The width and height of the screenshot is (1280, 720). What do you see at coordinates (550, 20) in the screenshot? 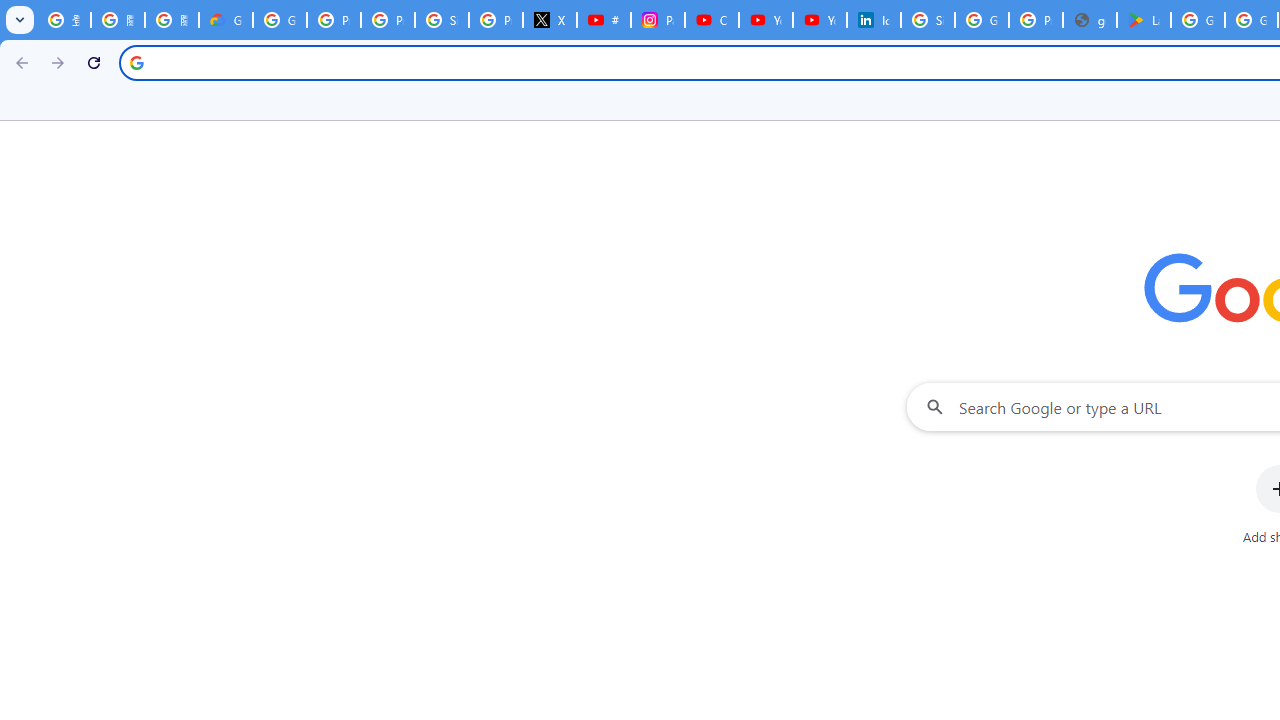
I see `'X'` at bounding box center [550, 20].